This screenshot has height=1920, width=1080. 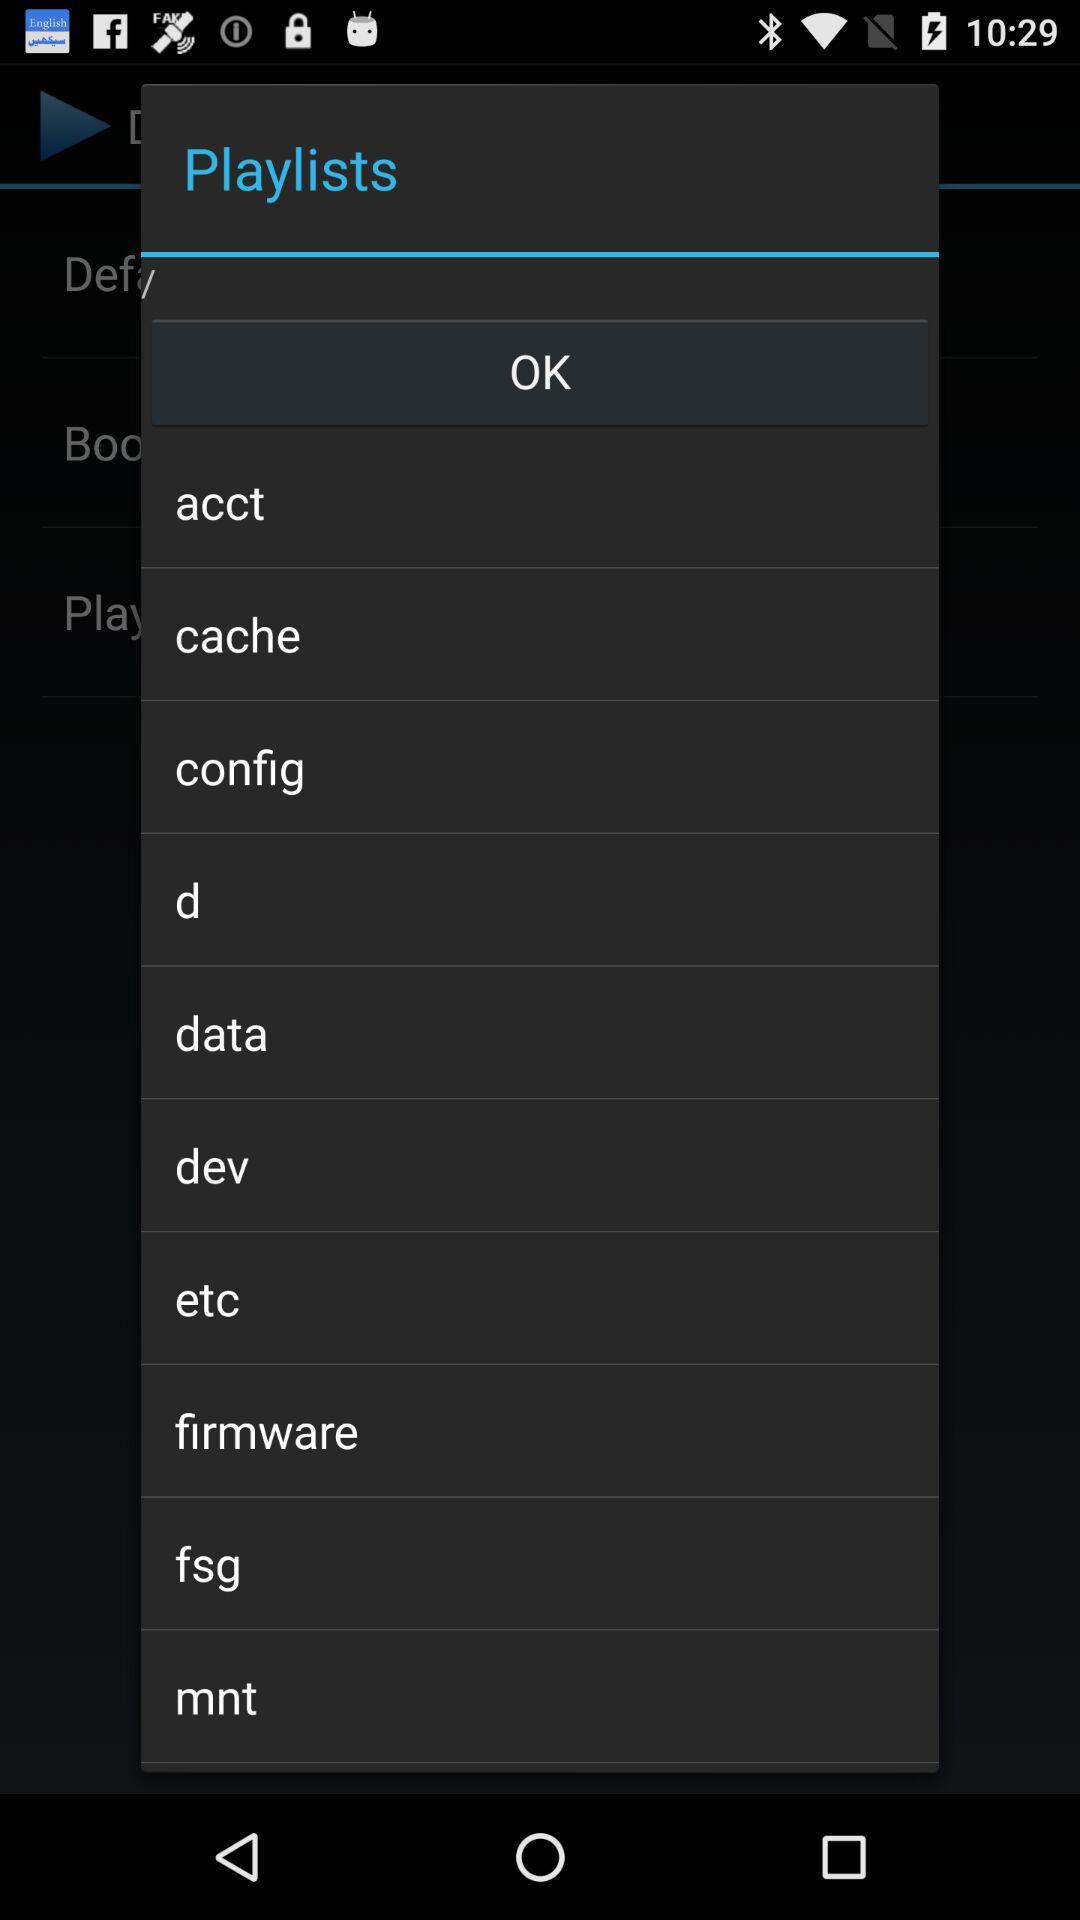 What do you see at coordinates (540, 1032) in the screenshot?
I see `the icon below the d item` at bounding box center [540, 1032].